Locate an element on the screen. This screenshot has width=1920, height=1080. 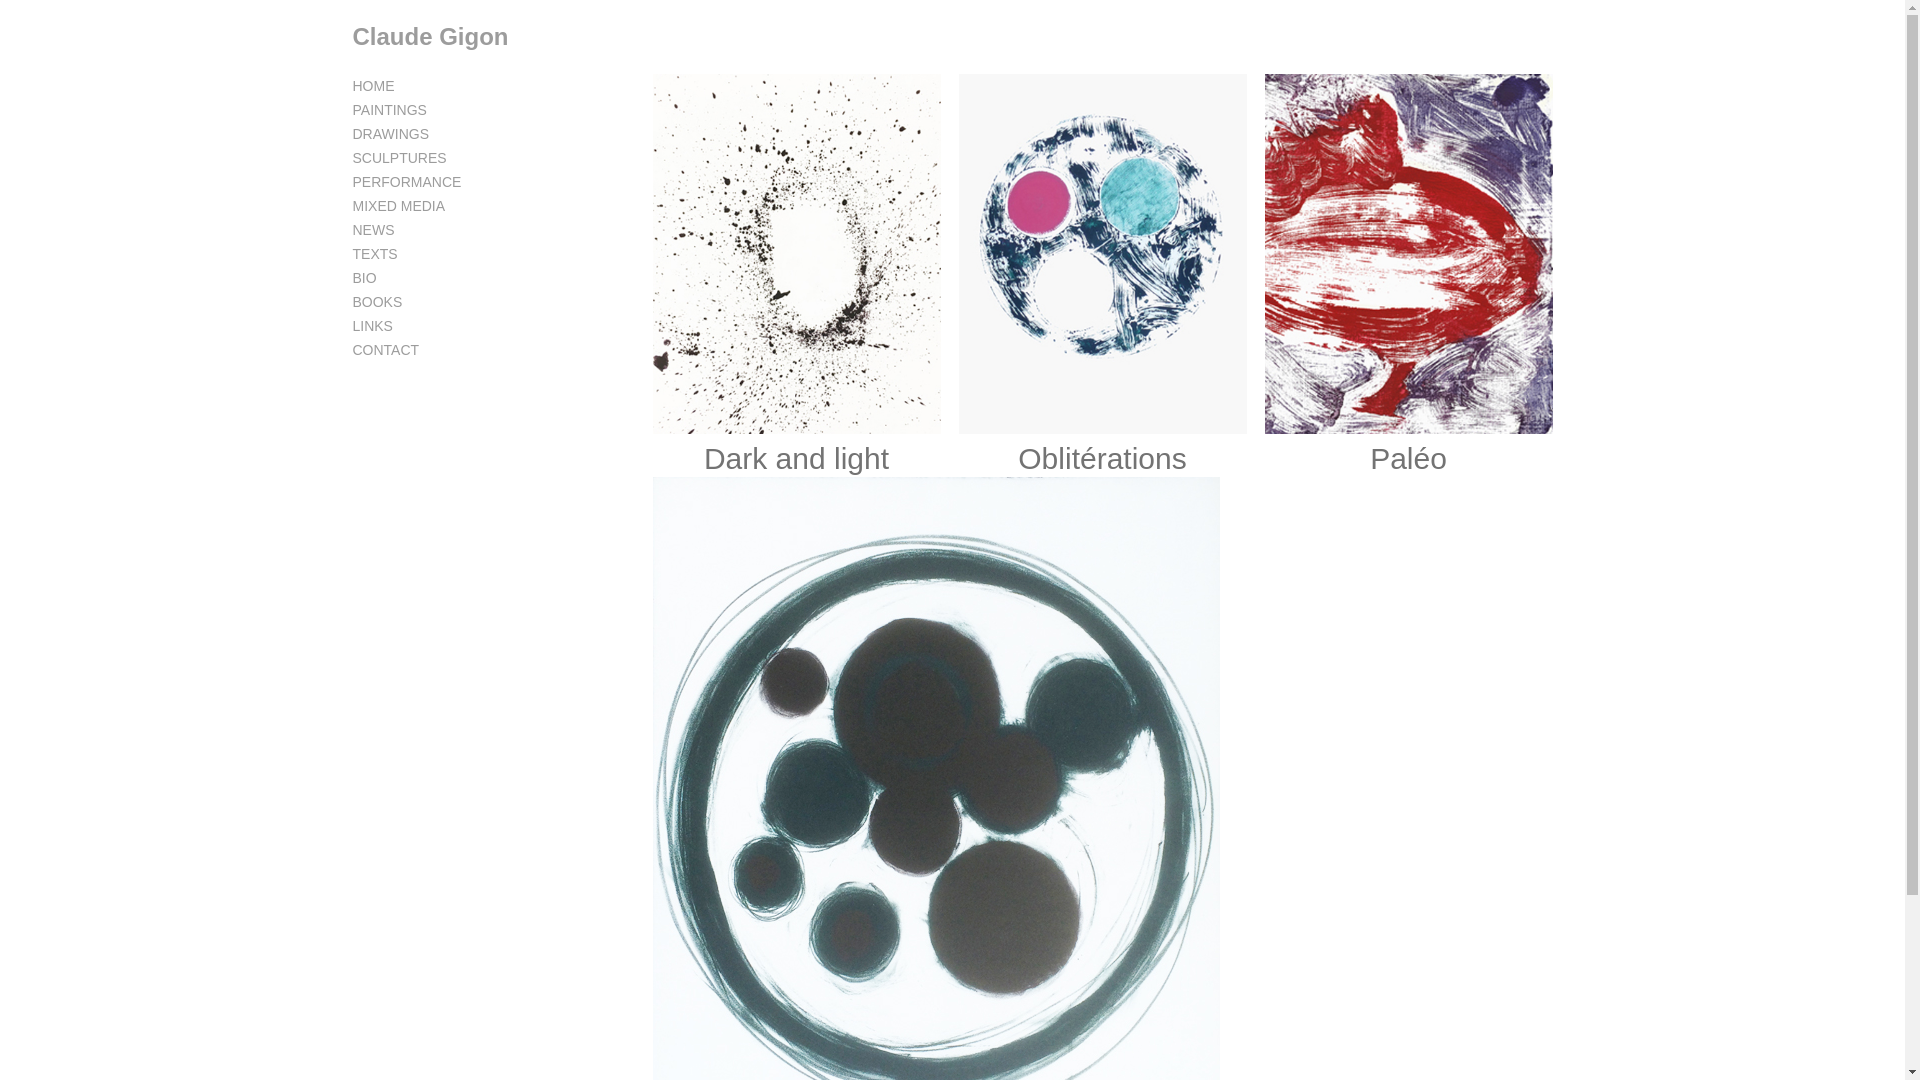
'DRAWINGS' is located at coordinates (389, 134).